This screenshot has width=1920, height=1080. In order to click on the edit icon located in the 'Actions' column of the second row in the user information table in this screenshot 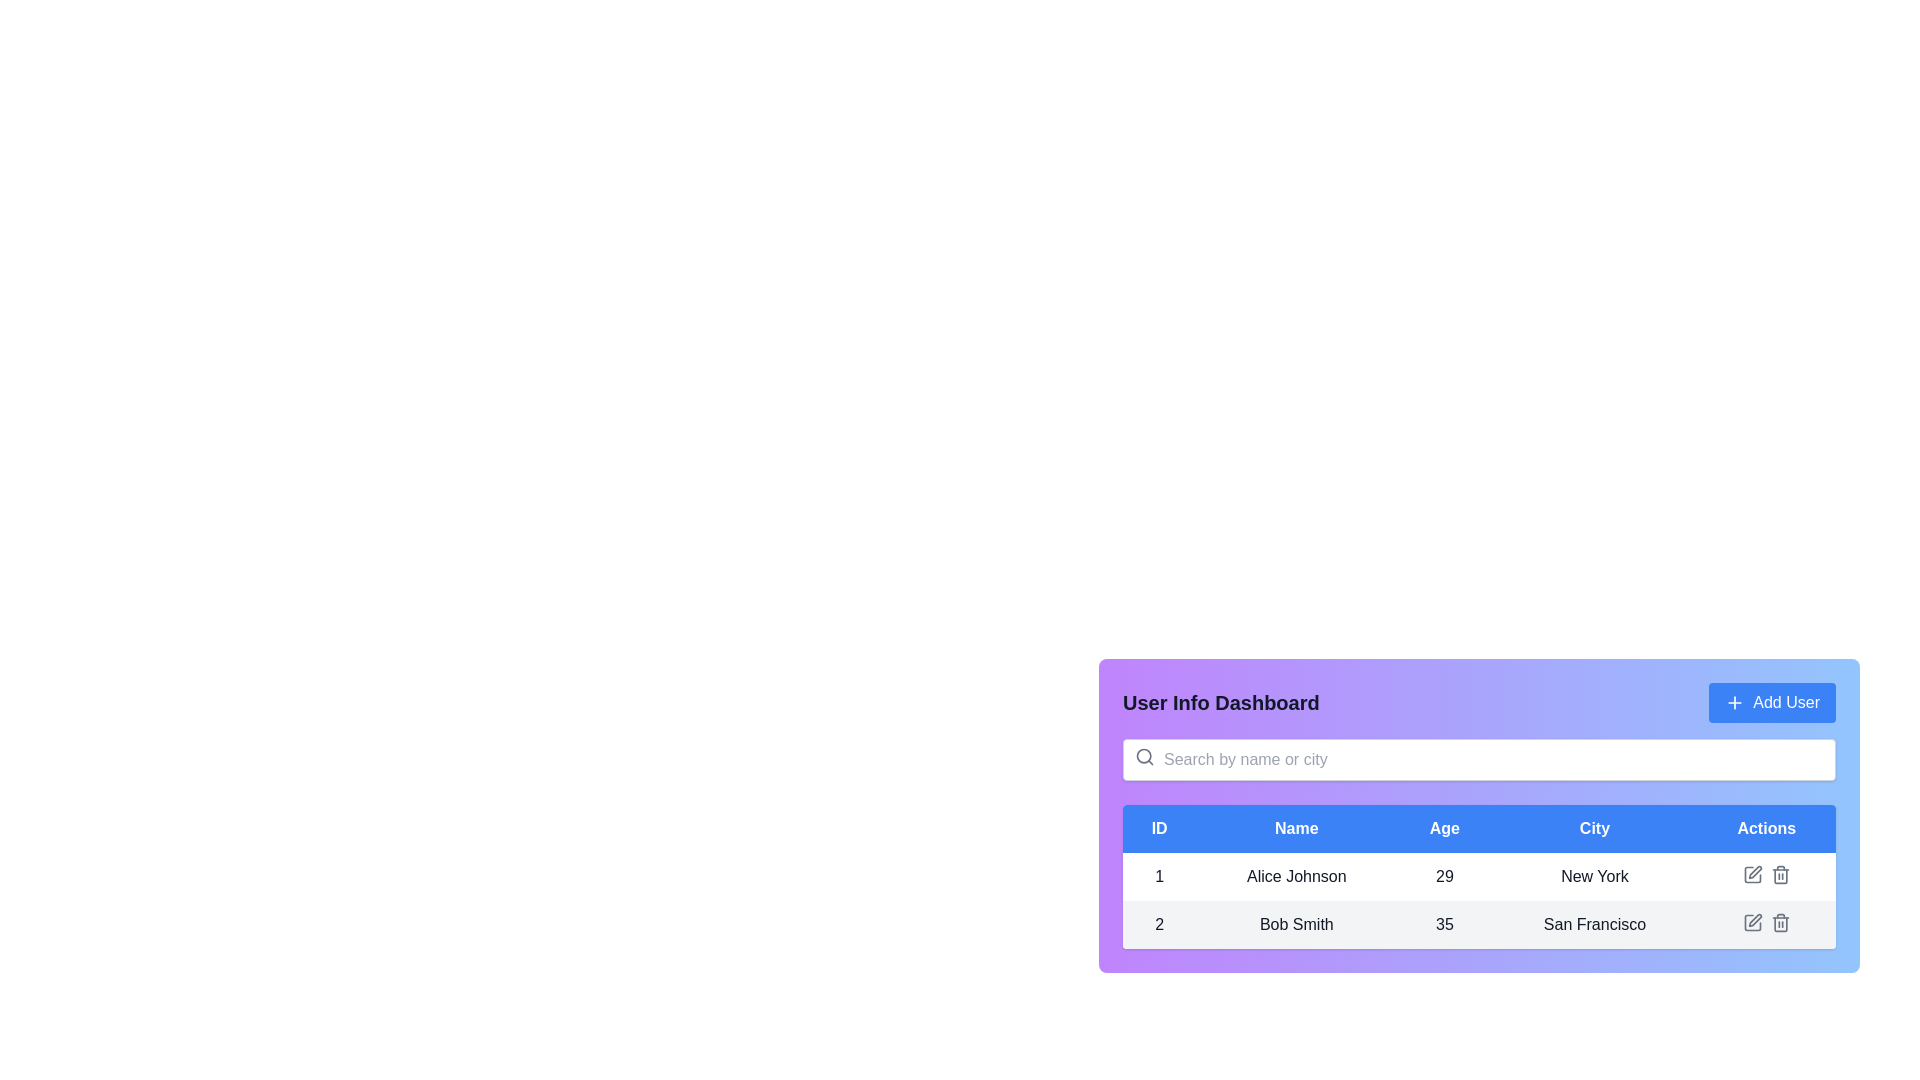, I will do `click(1754, 871)`.